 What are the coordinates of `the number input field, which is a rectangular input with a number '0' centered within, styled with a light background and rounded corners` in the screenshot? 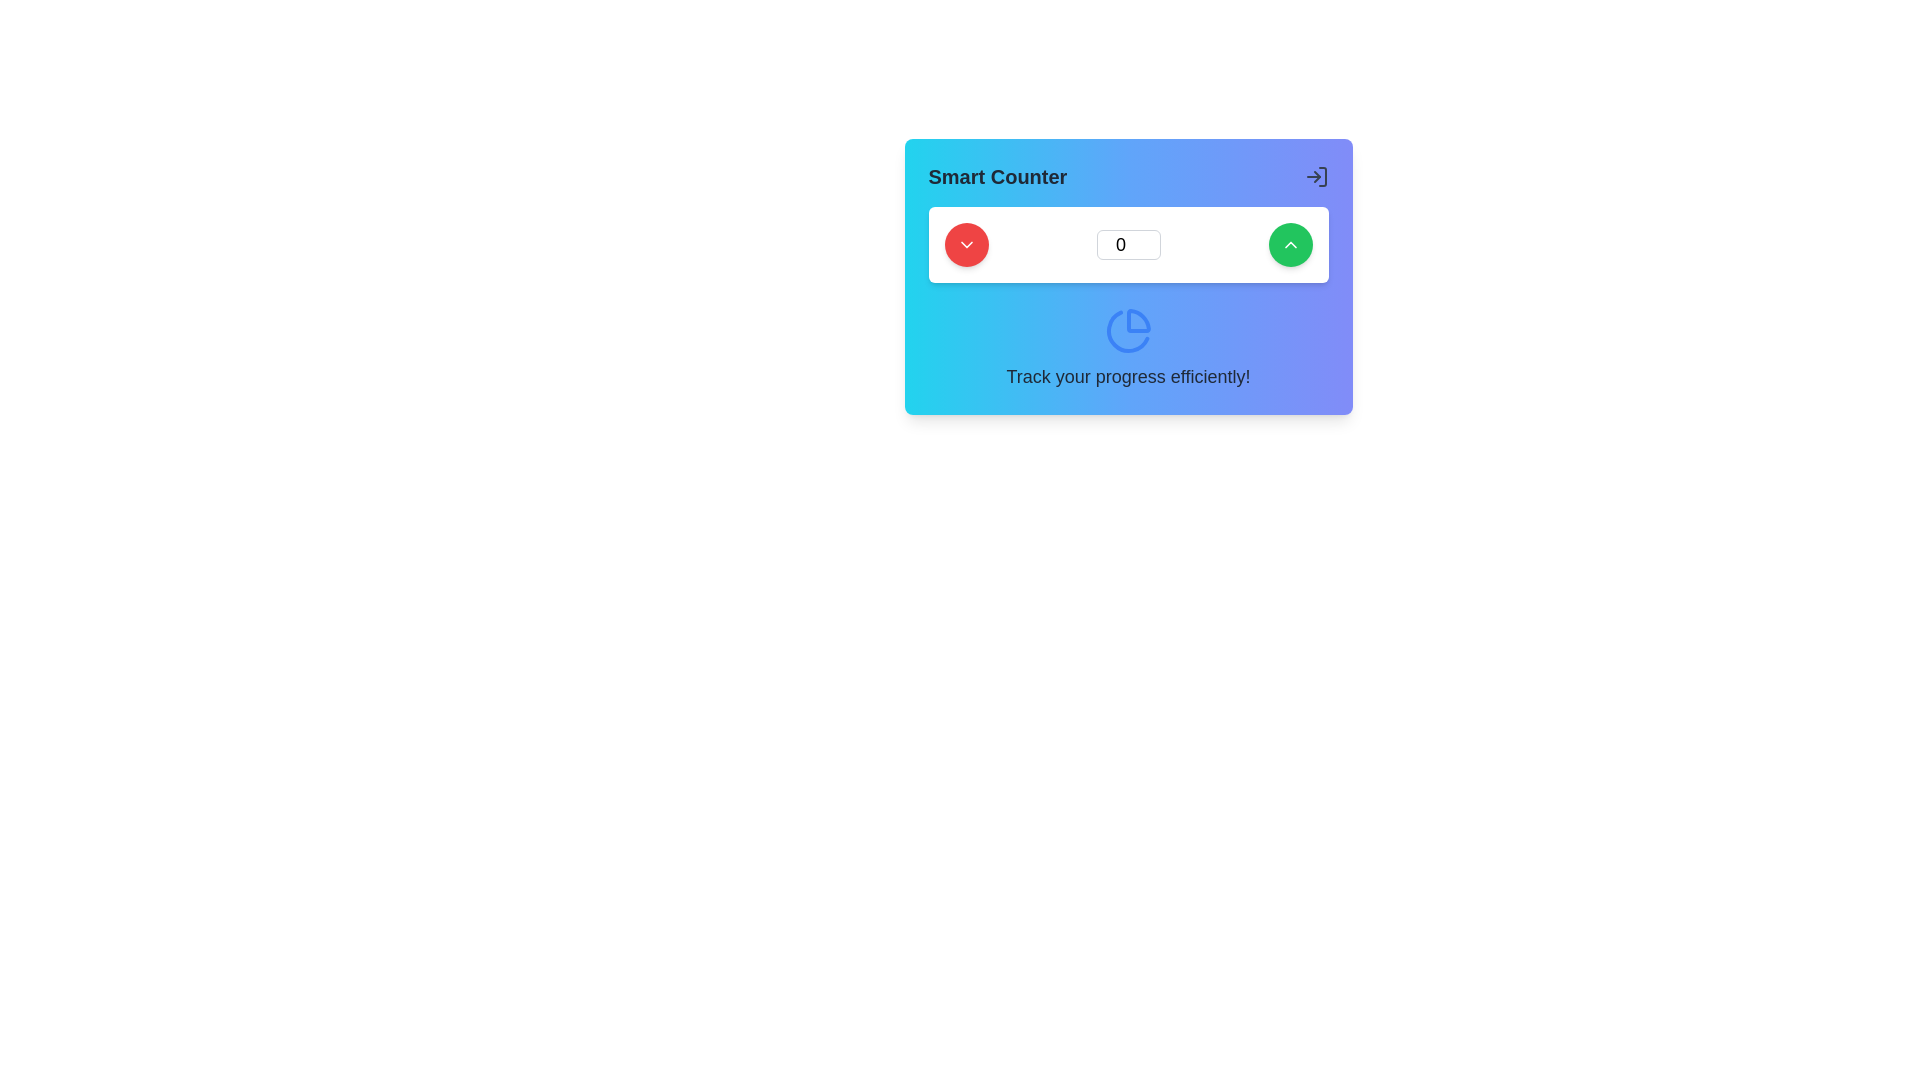 It's located at (1128, 244).